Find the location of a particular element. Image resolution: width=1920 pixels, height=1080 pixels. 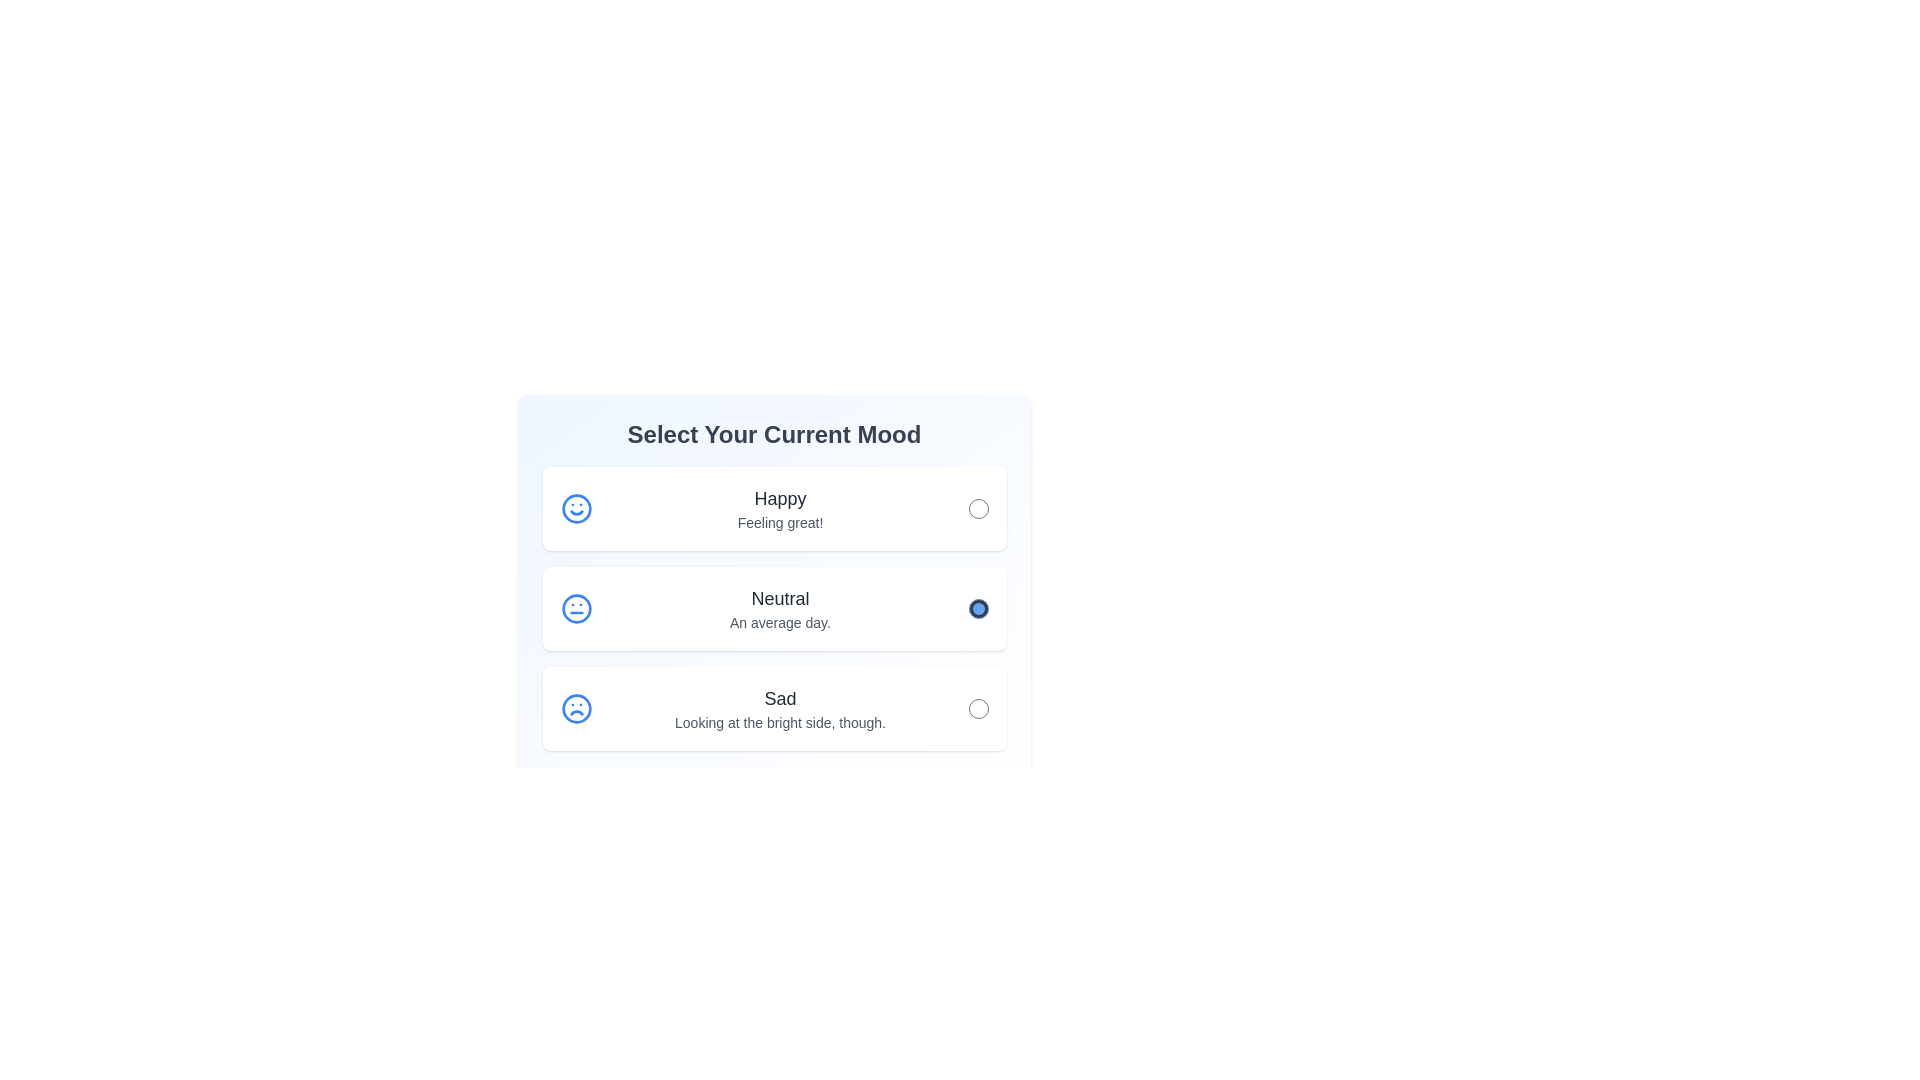

the 'Sad' mood radio button option is located at coordinates (773, 708).